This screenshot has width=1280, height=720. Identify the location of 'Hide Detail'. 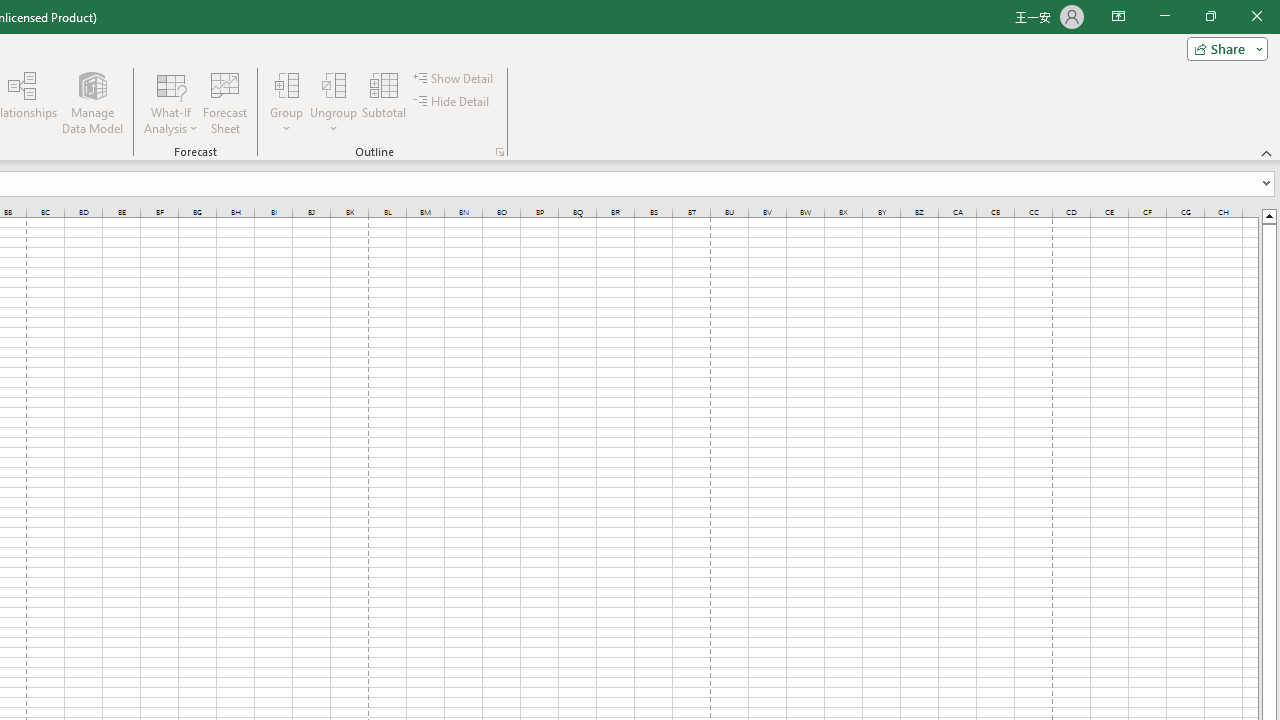
(452, 101).